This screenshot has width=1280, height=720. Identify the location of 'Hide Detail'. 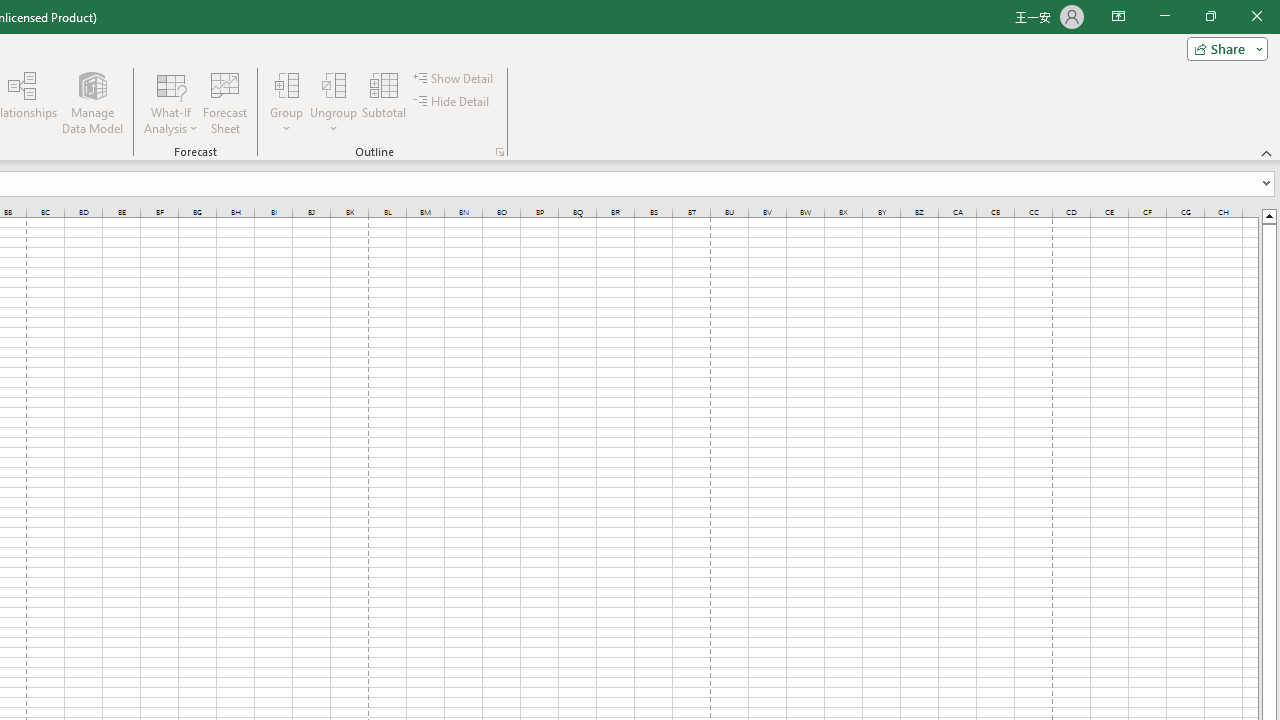
(452, 101).